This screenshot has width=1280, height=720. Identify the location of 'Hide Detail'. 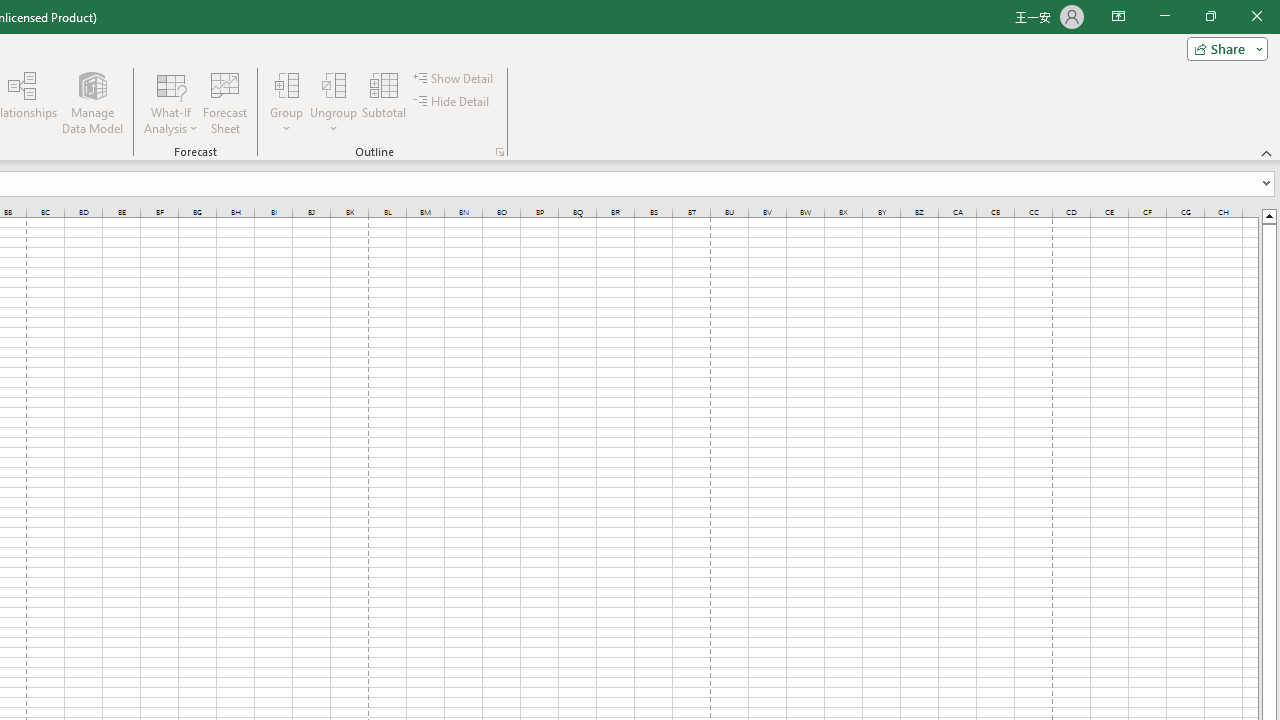
(452, 101).